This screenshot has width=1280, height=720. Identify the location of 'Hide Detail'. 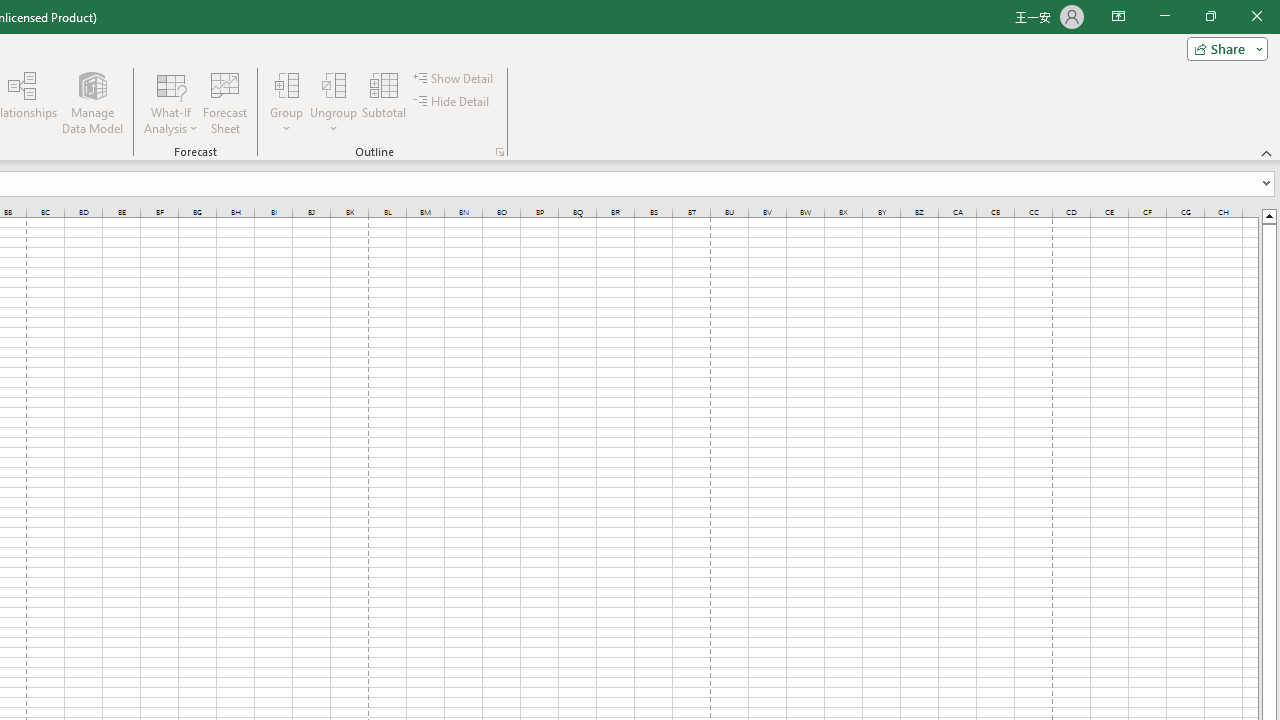
(452, 101).